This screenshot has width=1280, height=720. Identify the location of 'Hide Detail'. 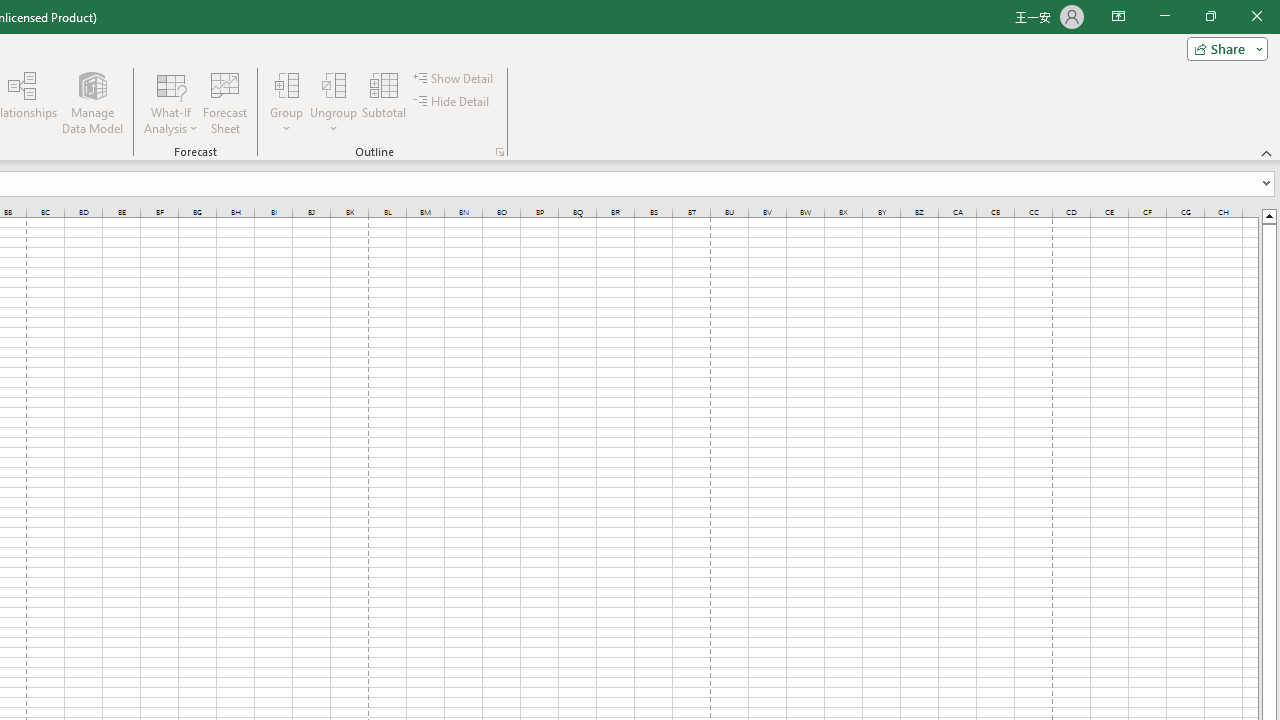
(452, 101).